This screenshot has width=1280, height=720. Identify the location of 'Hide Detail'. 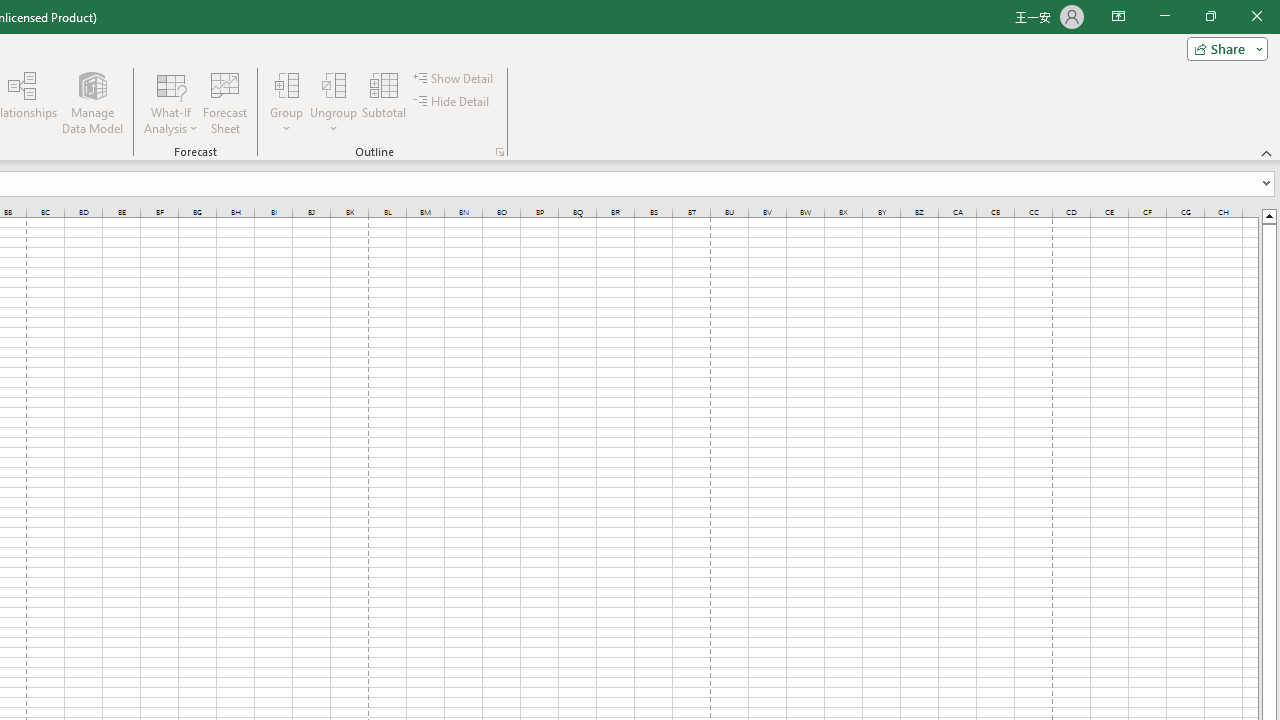
(452, 101).